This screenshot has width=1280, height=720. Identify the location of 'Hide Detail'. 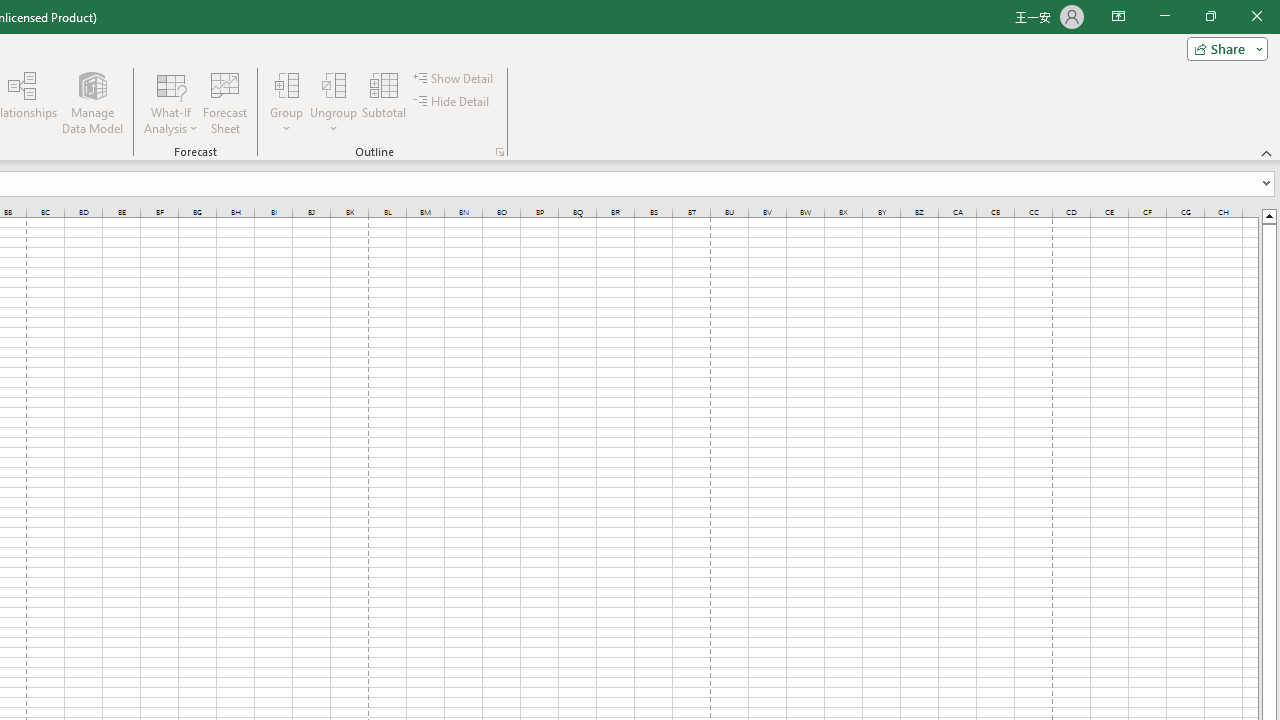
(452, 101).